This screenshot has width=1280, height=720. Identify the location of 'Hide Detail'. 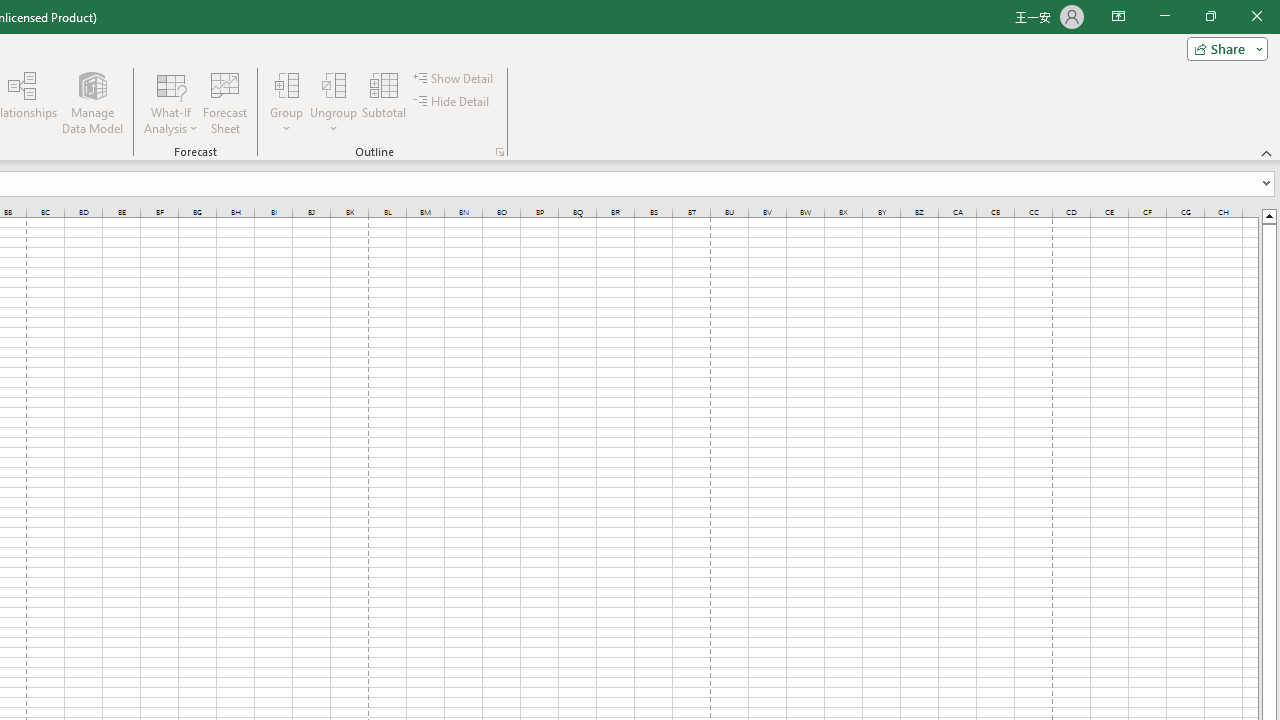
(452, 101).